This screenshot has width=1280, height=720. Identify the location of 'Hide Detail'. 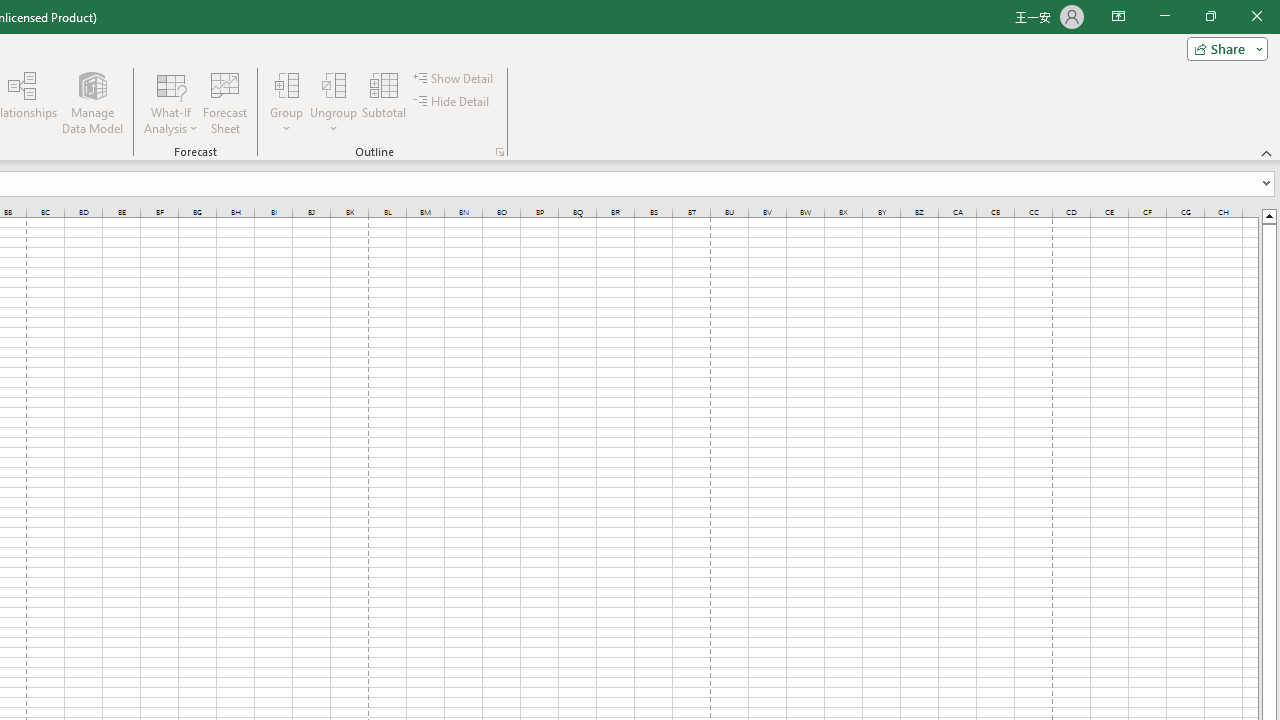
(452, 101).